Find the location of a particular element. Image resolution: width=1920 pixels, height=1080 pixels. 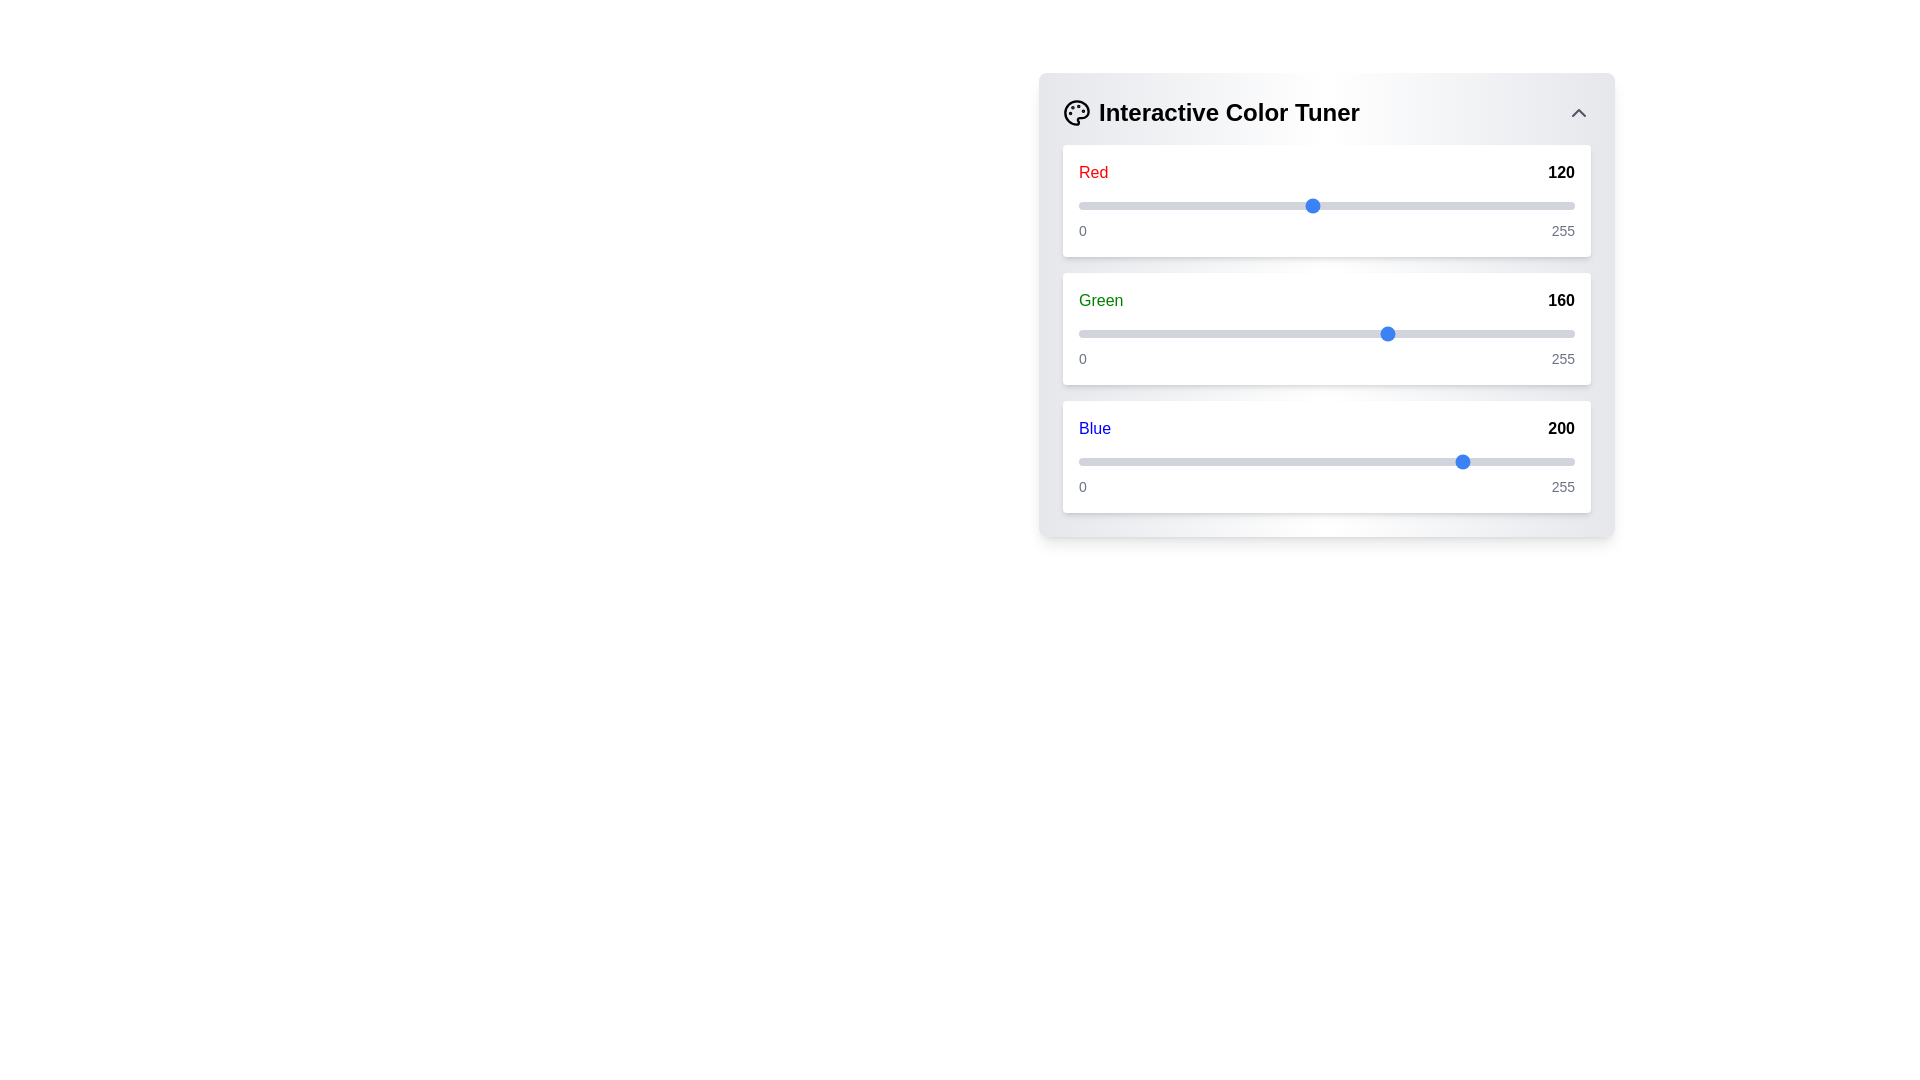

the 'Red' slider value label displaying '0' to '255', which is subtly styled in gray and positioned below the corresponding slider bar is located at coordinates (1326, 230).